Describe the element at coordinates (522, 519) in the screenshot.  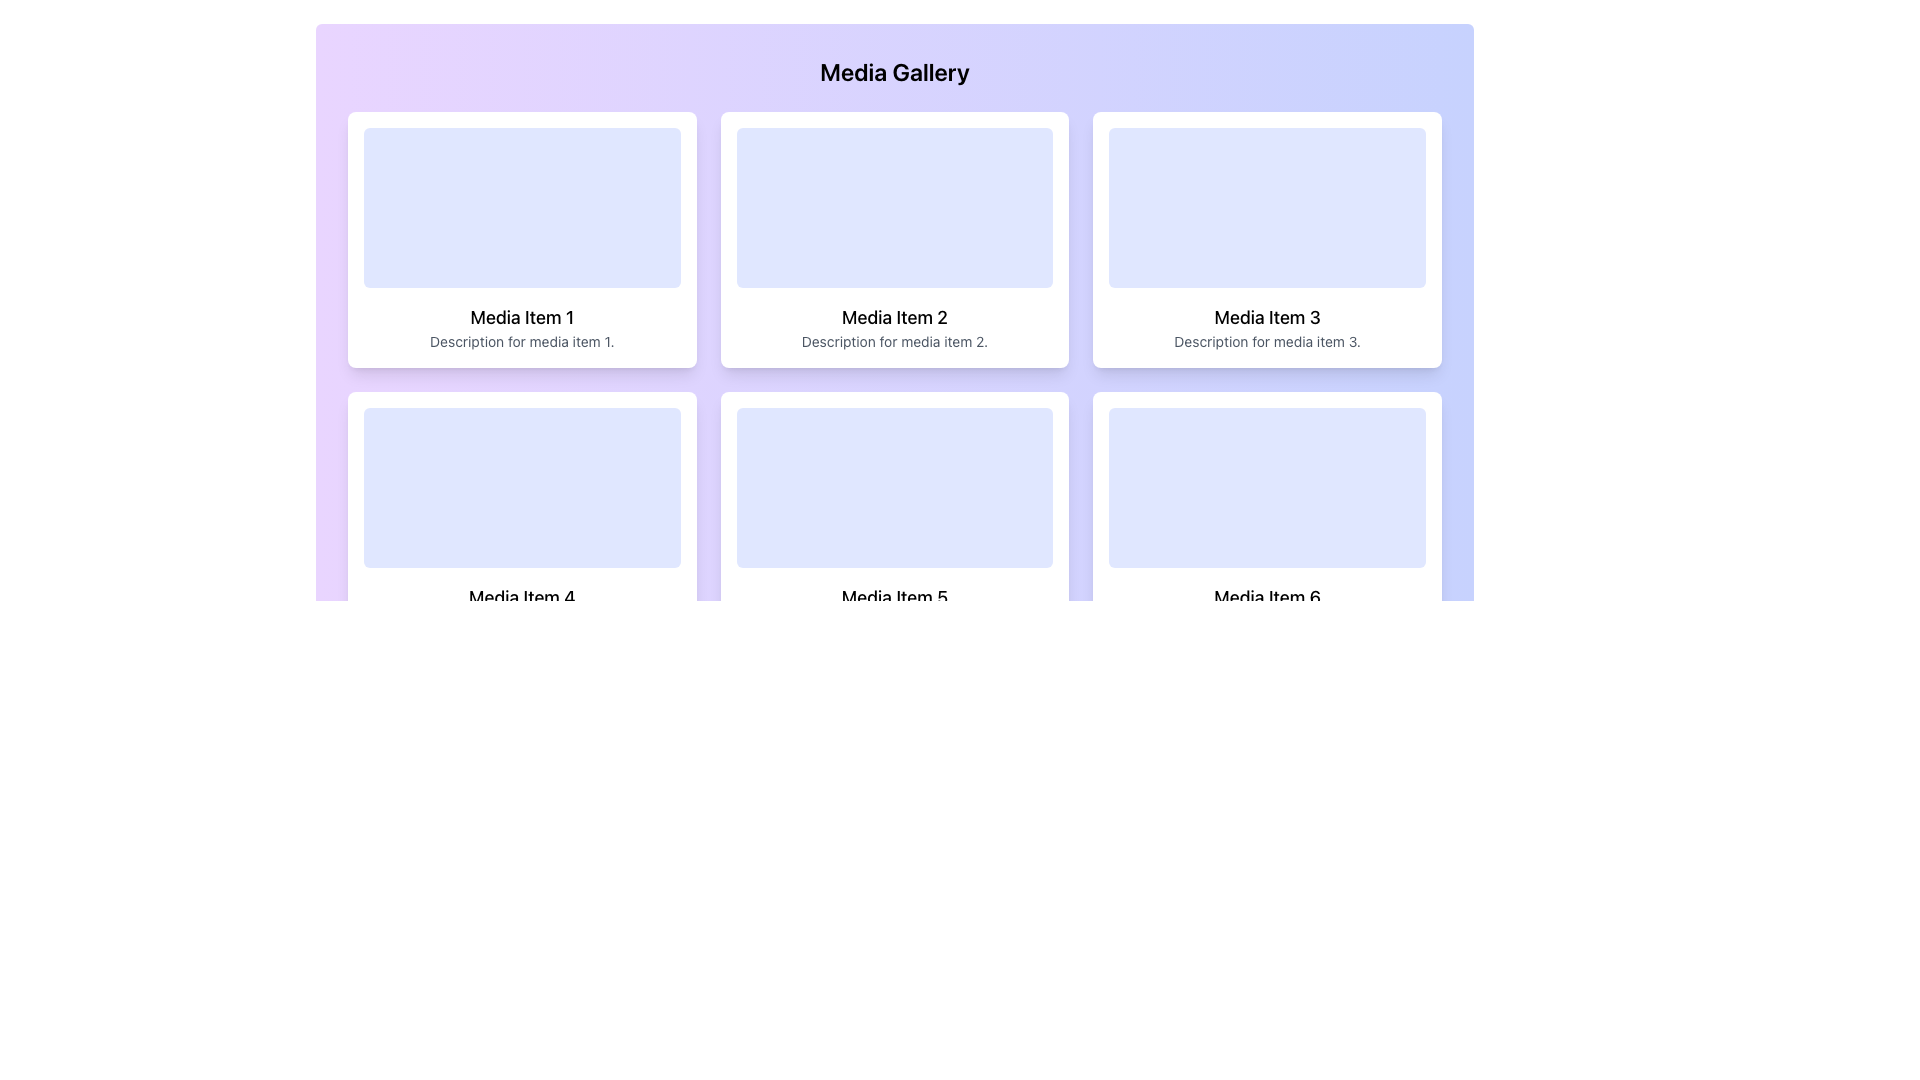
I see `the fourth Card component in the grid layout that displays a media item, located in the second row and first column` at that location.